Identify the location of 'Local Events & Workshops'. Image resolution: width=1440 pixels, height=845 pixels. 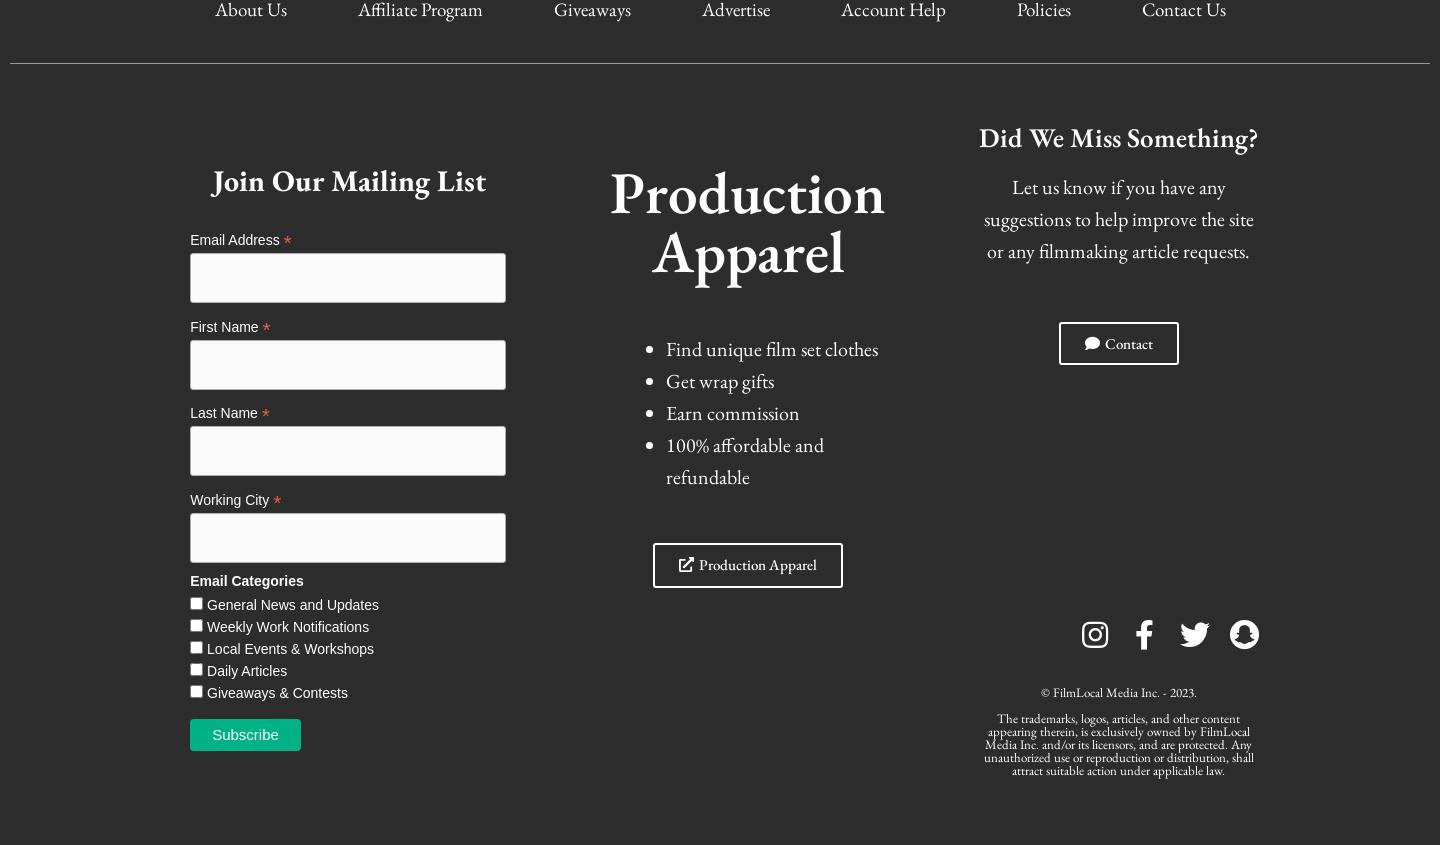
(289, 648).